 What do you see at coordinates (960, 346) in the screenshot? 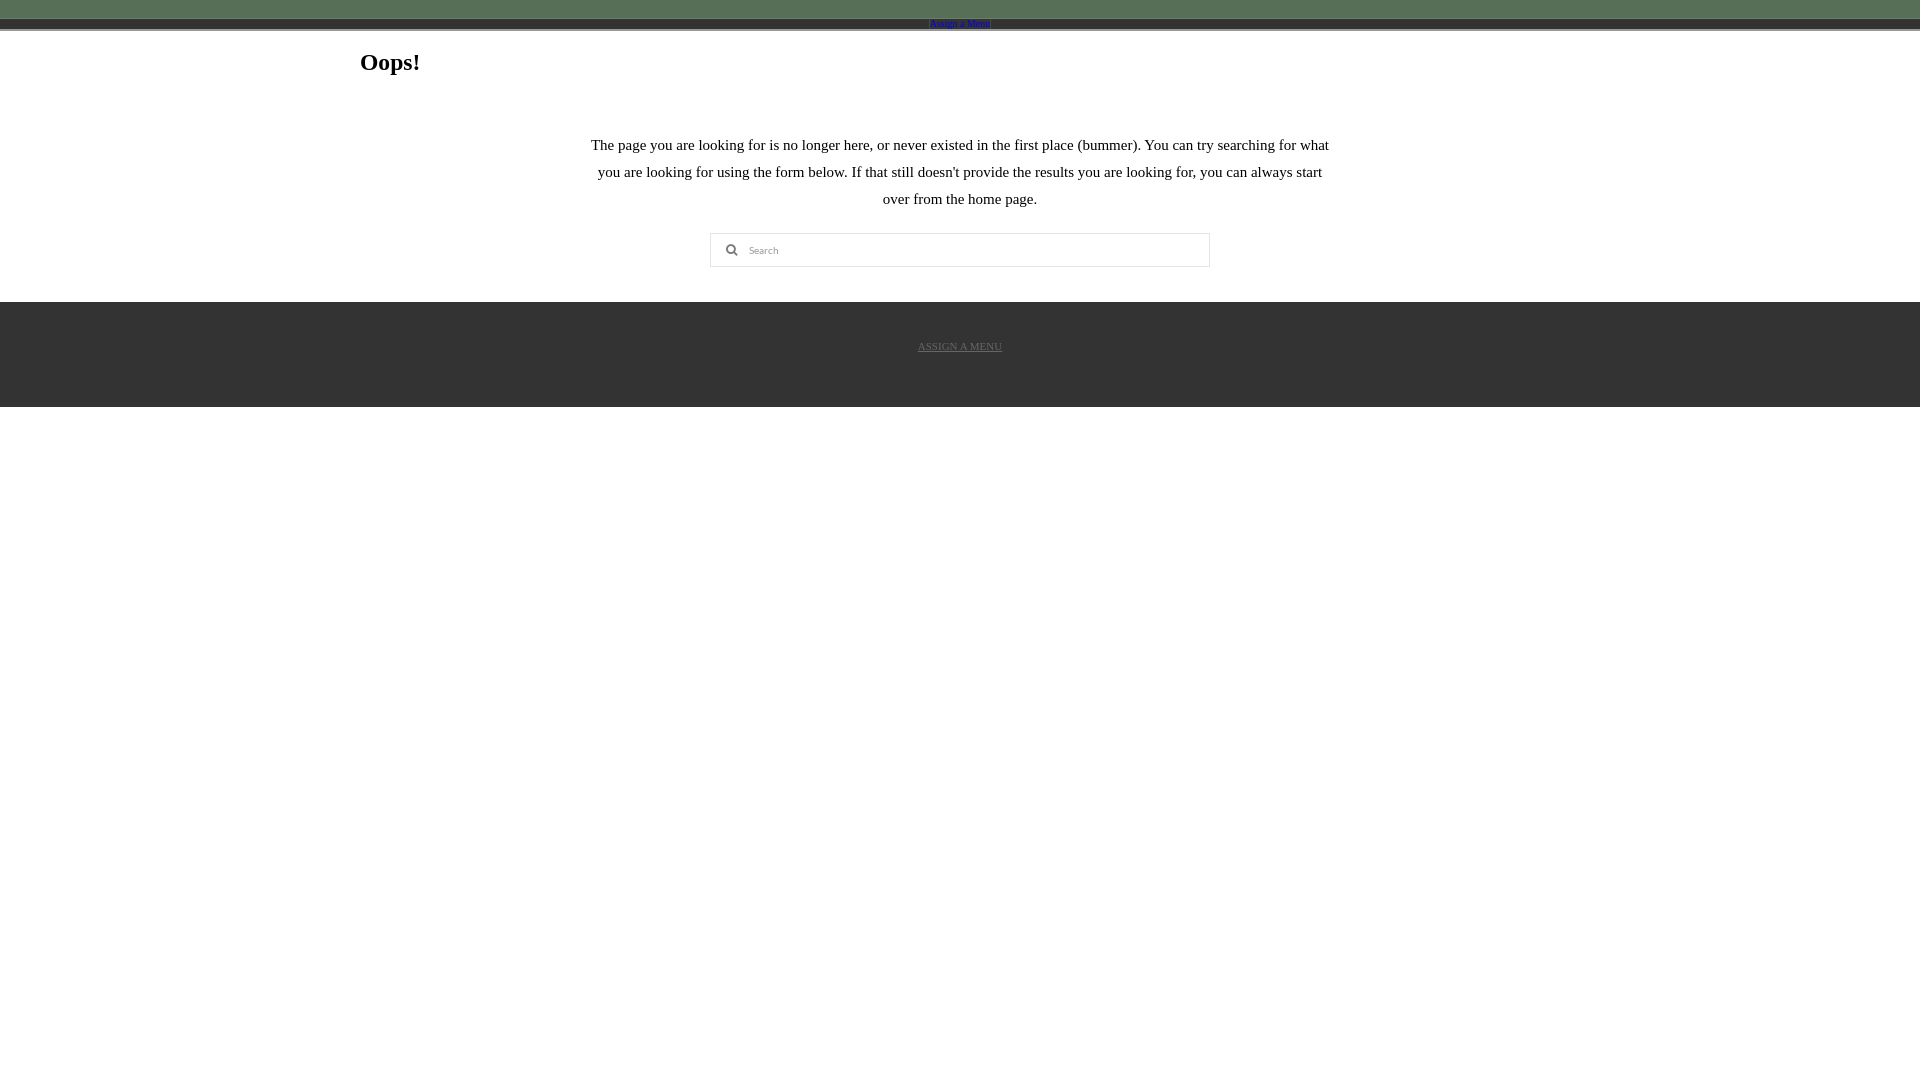
I see `'ASSIGN A MENU'` at bounding box center [960, 346].